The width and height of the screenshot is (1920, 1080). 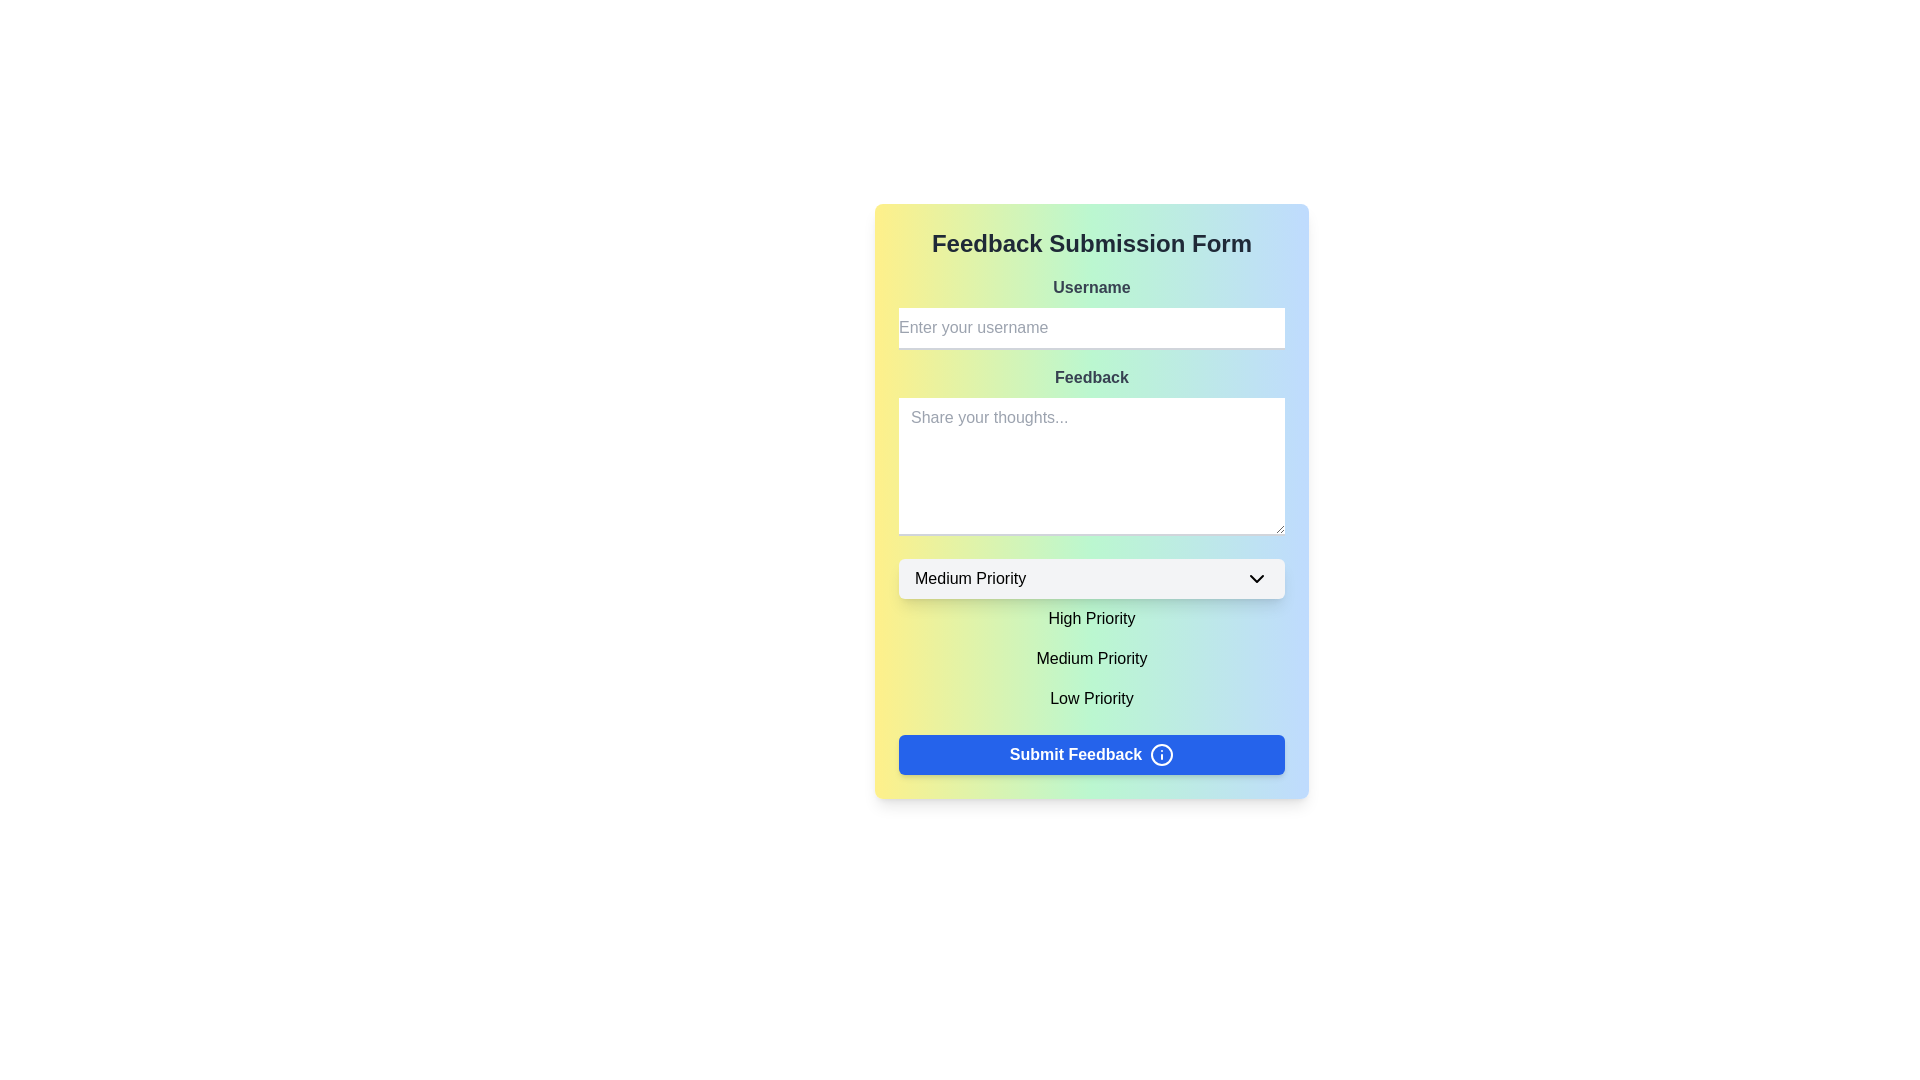 What do you see at coordinates (1162, 755) in the screenshot?
I see `the information icon located on the right side of the 'Submit Feedback' button at the bottom of the feedback submission form` at bounding box center [1162, 755].